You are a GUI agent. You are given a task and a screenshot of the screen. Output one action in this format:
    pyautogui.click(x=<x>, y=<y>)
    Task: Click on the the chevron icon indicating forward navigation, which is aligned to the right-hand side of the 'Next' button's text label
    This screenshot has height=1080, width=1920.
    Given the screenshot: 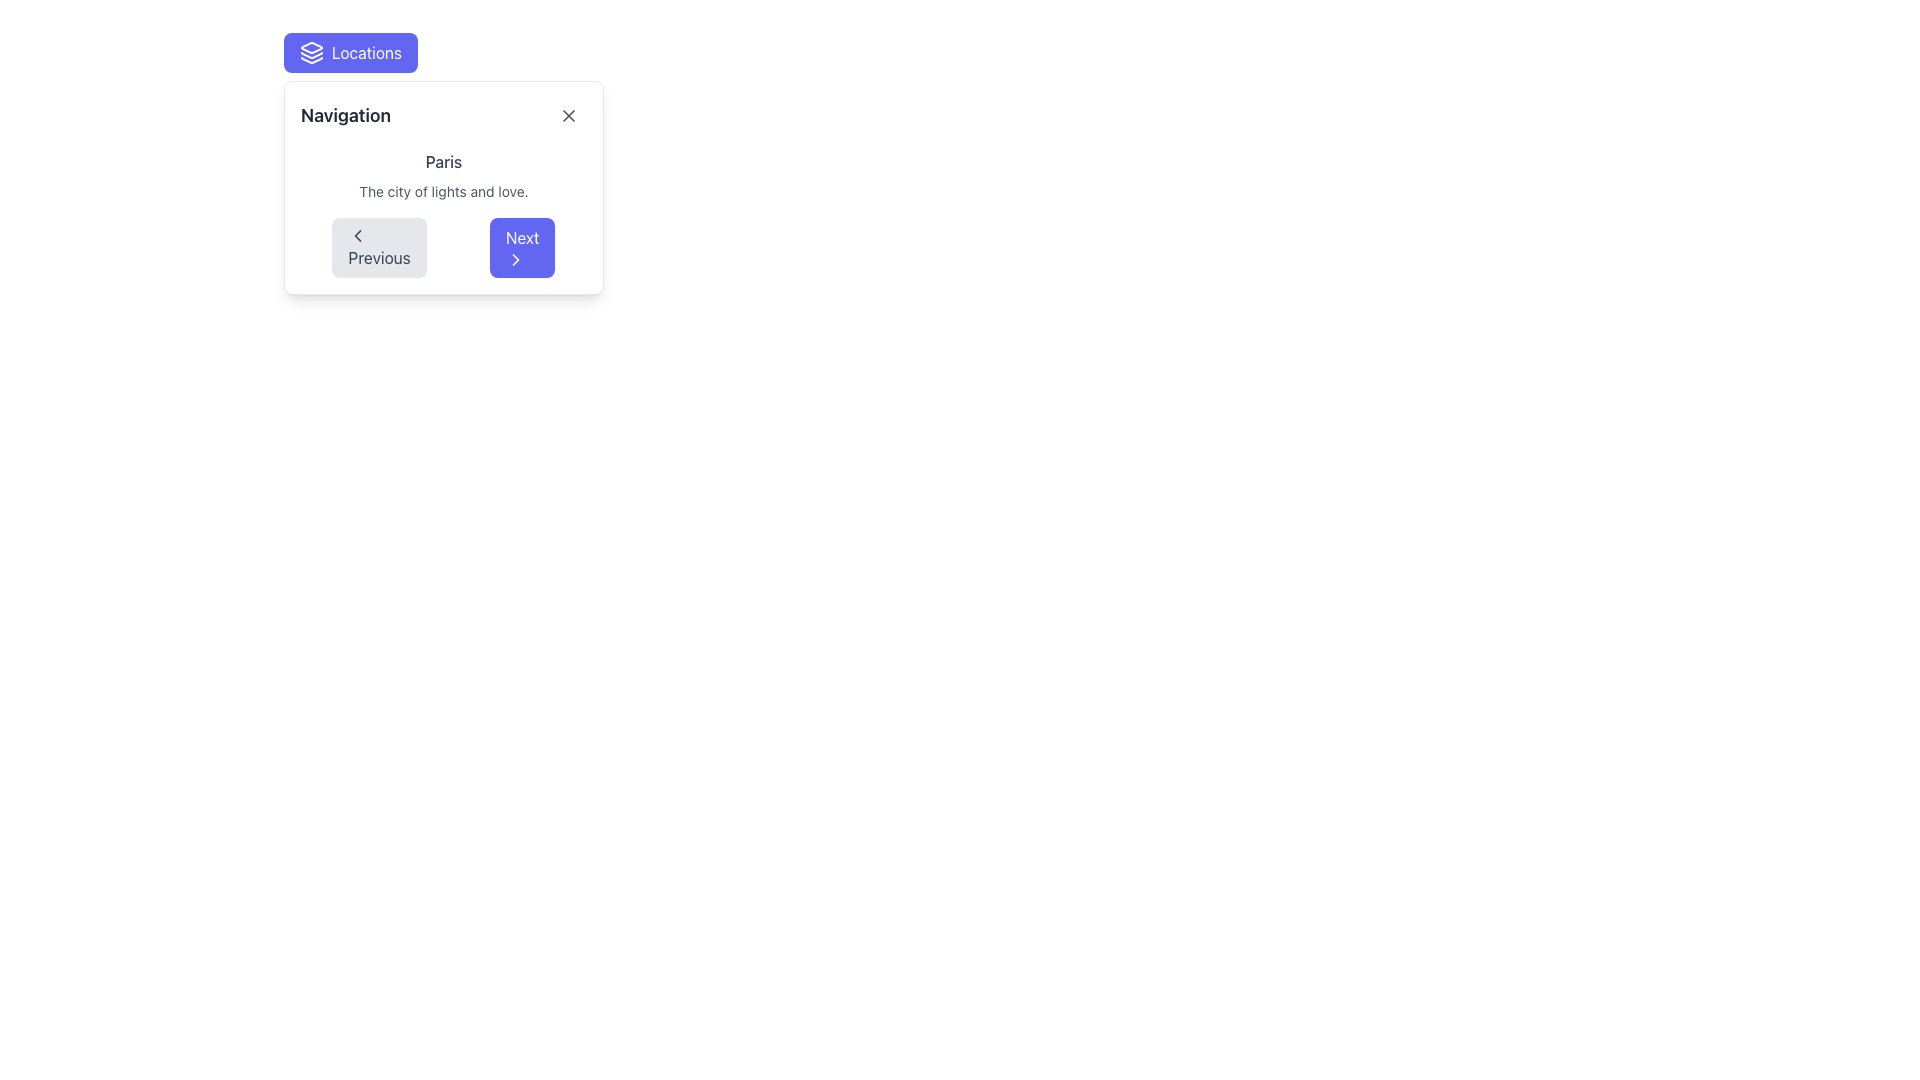 What is the action you would take?
    pyautogui.click(x=515, y=258)
    